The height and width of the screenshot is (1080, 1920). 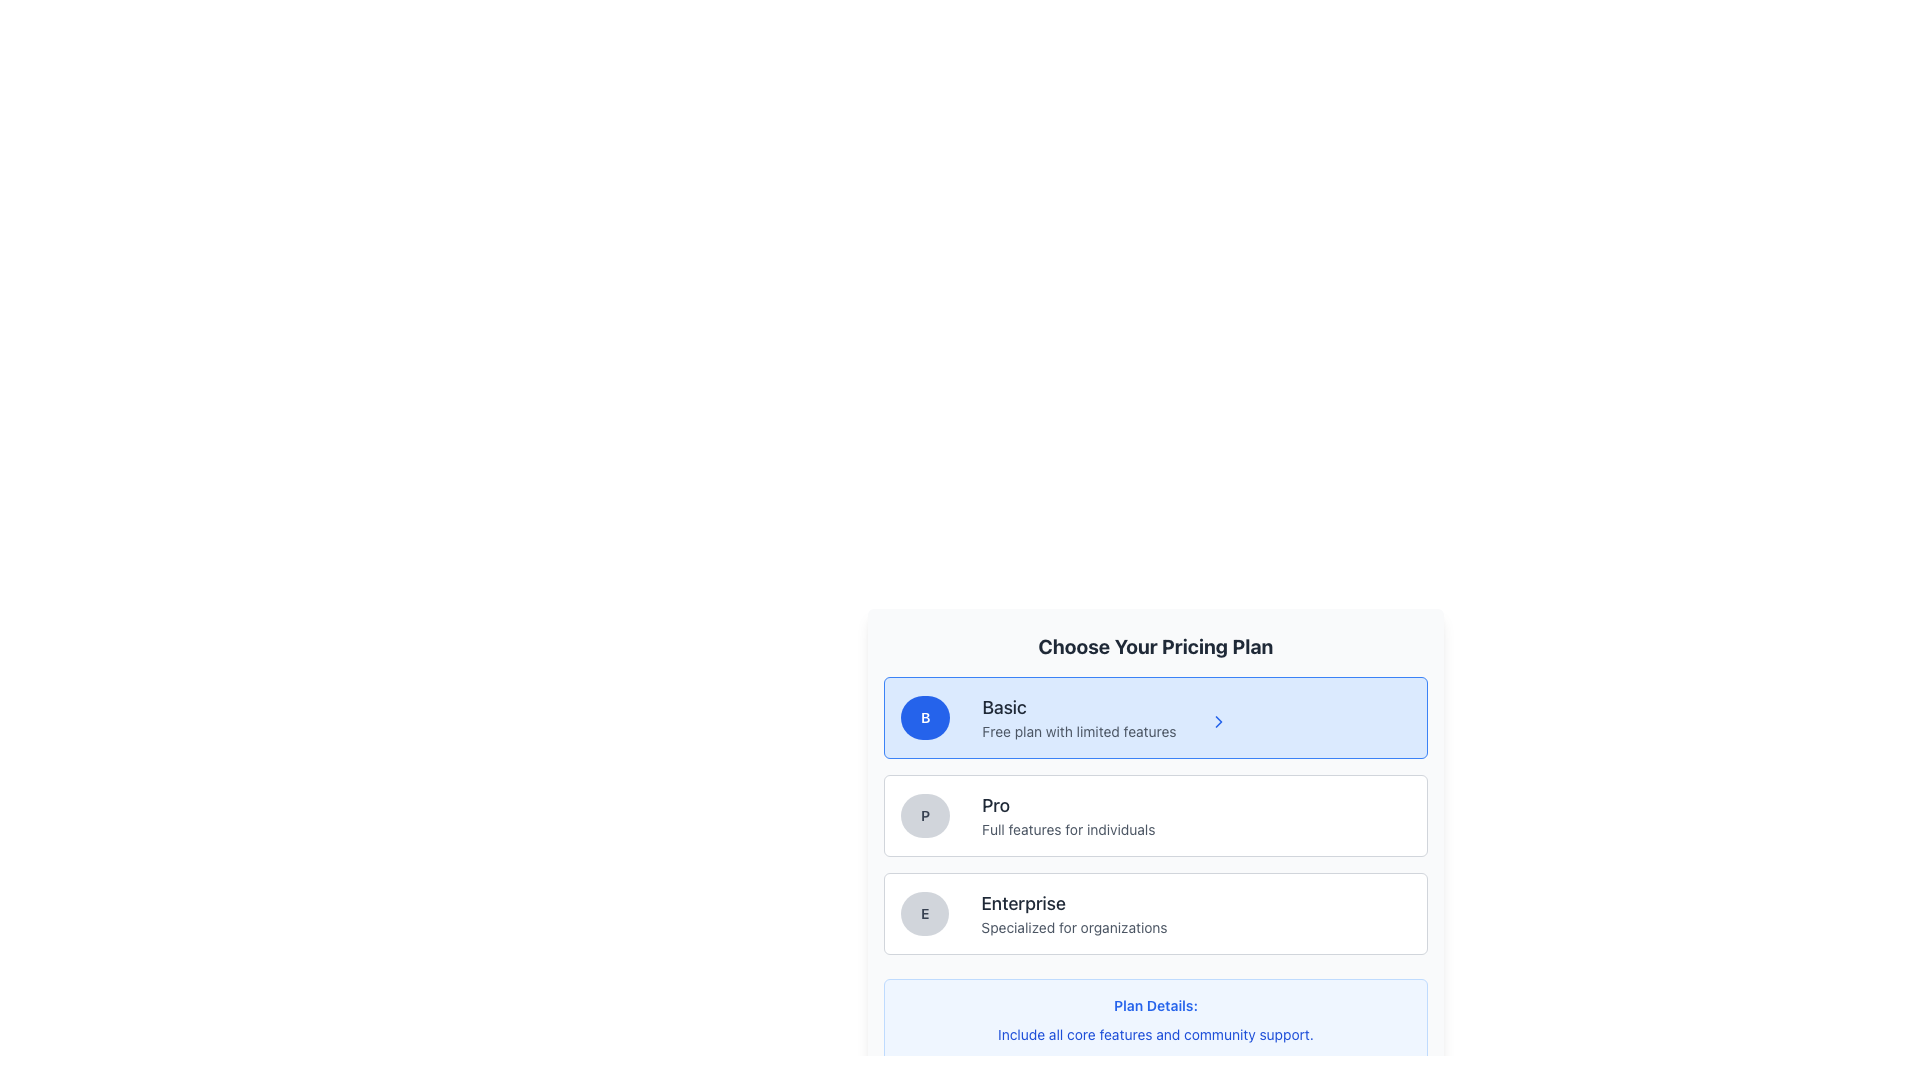 I want to click on the text block representing the basic tier in the pricing plan selection, located inside the first option block under 'Choose Your Pricing Plan', so click(x=1078, y=716).